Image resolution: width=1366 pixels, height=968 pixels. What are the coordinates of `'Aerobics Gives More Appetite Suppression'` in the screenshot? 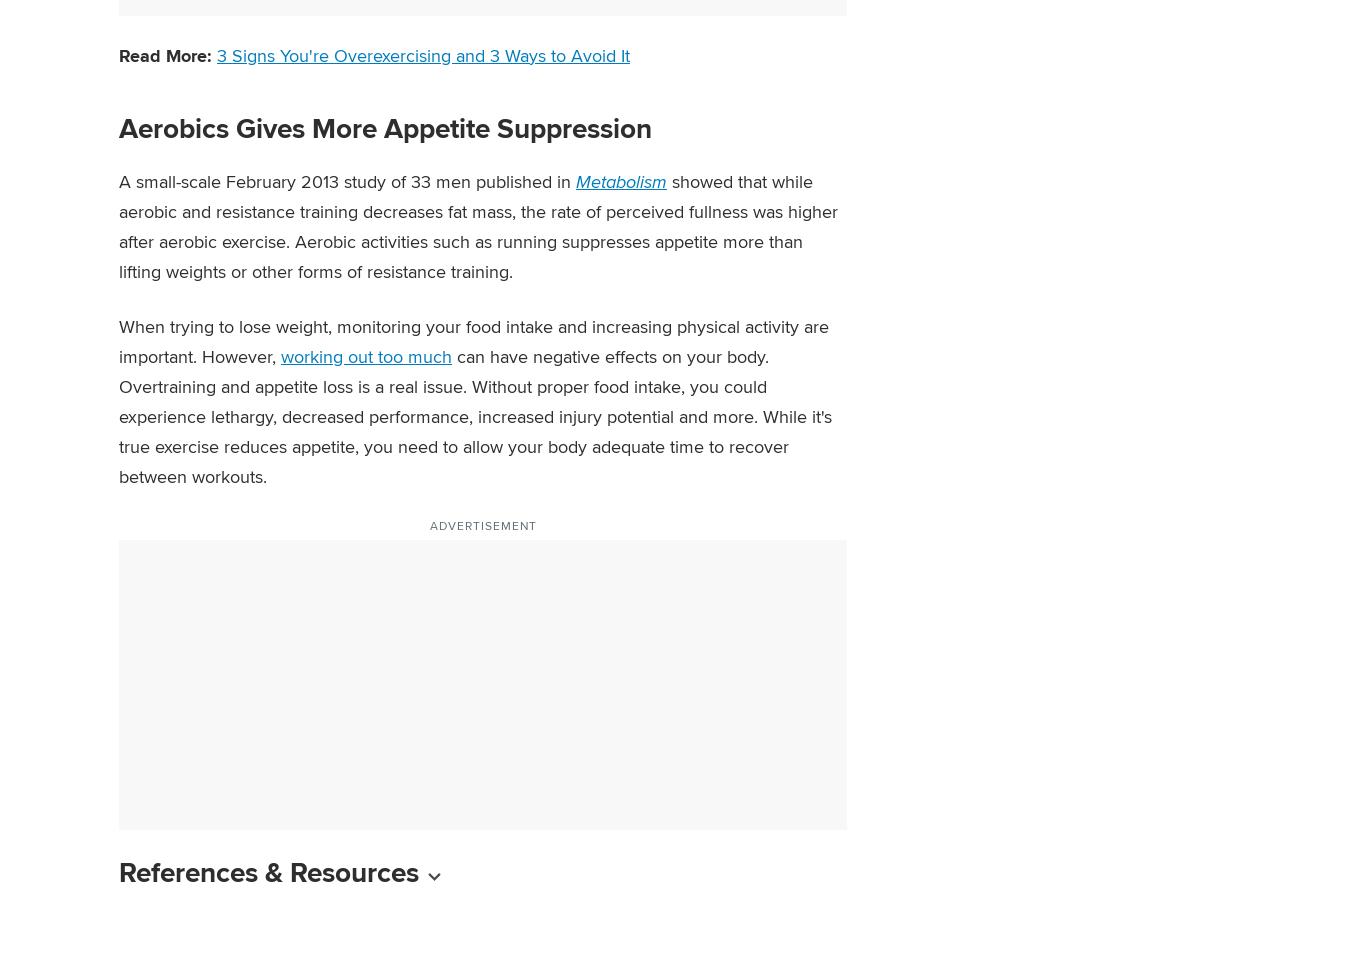 It's located at (384, 126).